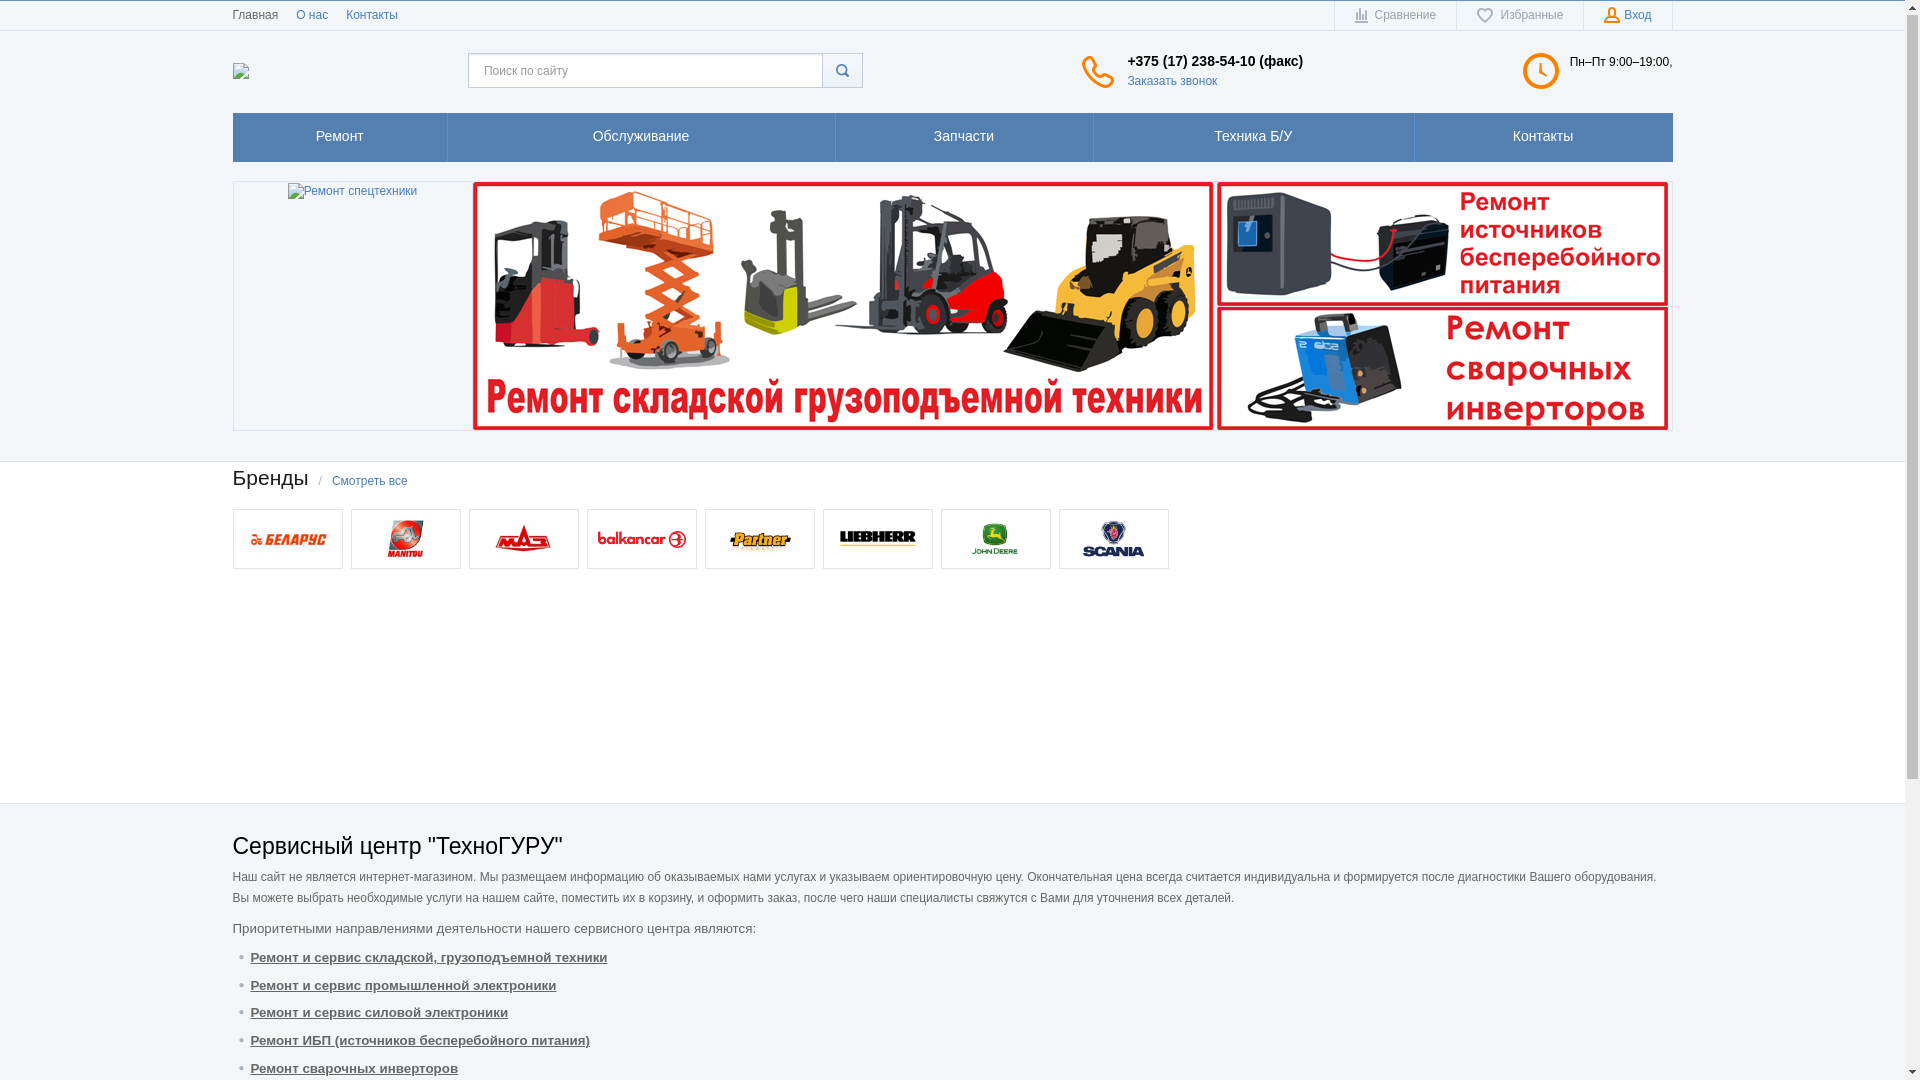 The image size is (1920, 1080). Describe the element at coordinates (387, 540) in the screenshot. I see `'Manitou'` at that location.